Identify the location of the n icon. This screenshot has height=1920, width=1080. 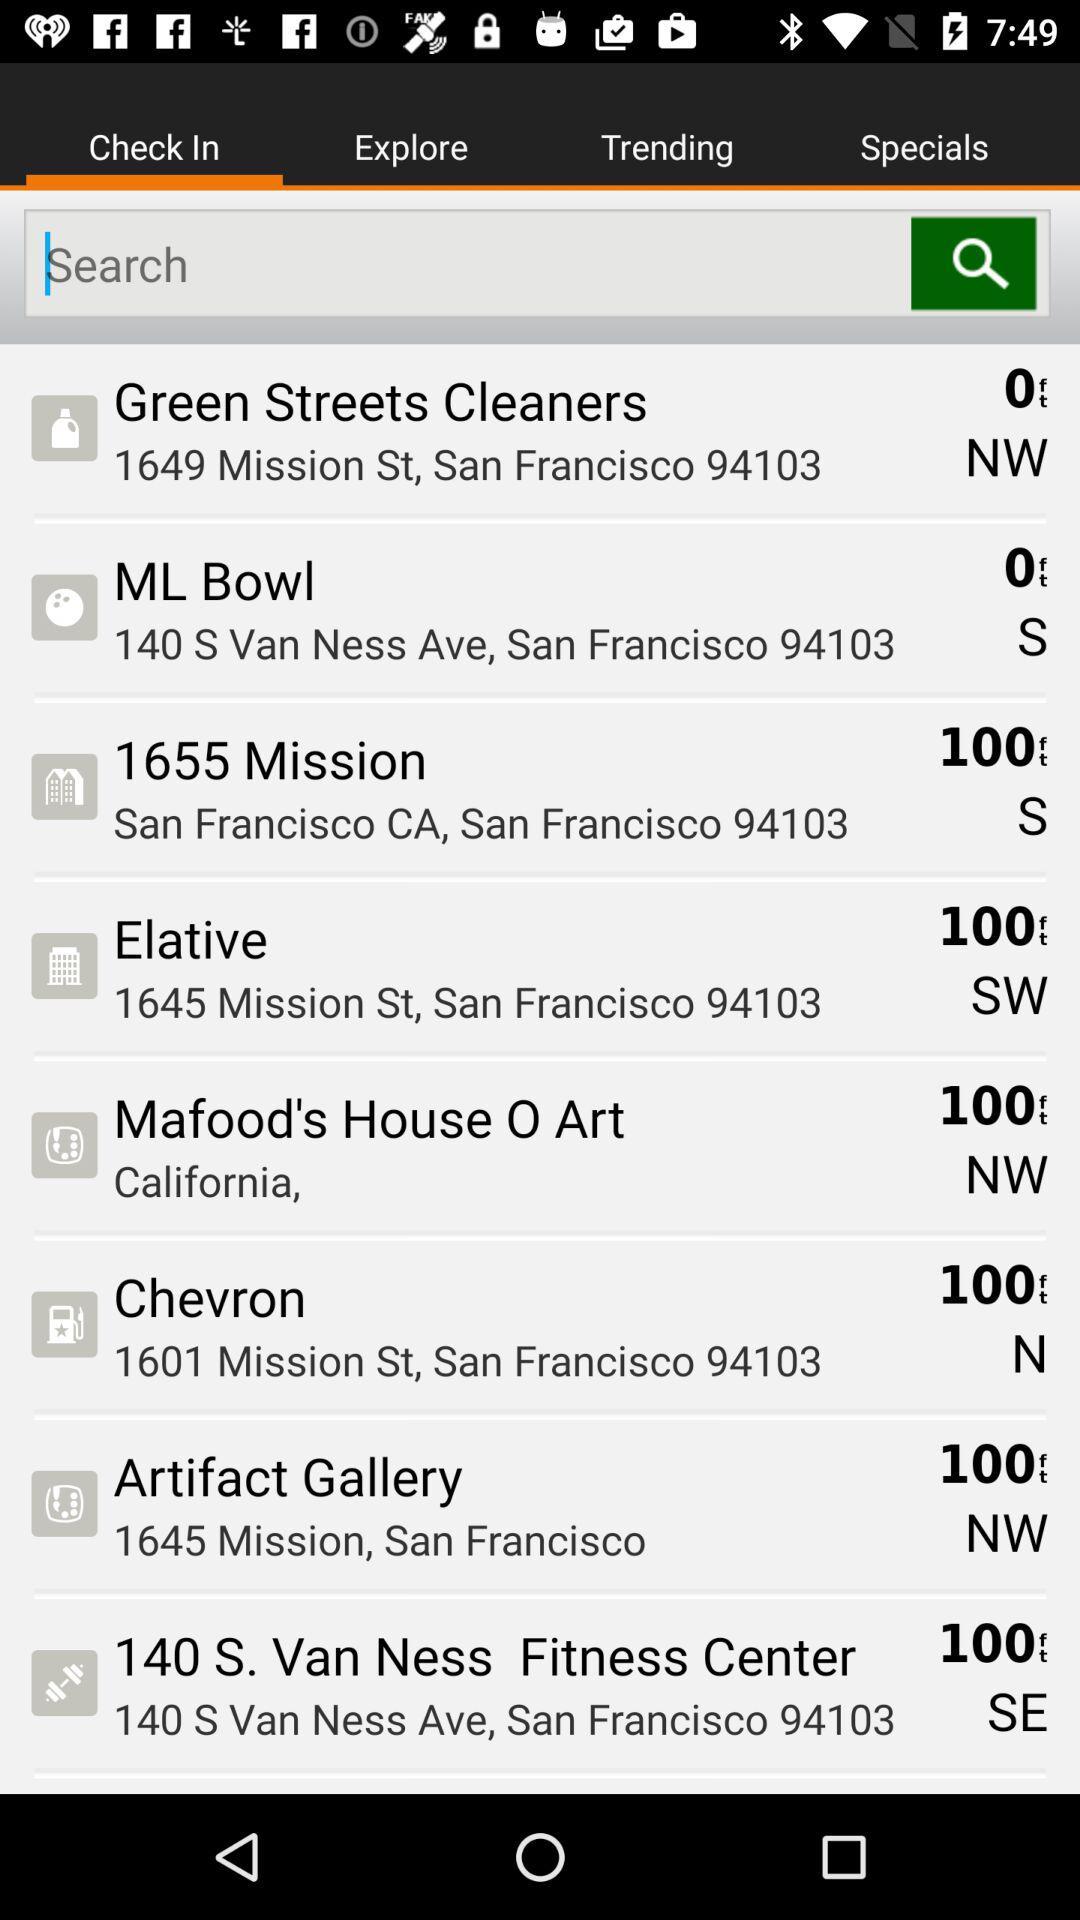
(1029, 1351).